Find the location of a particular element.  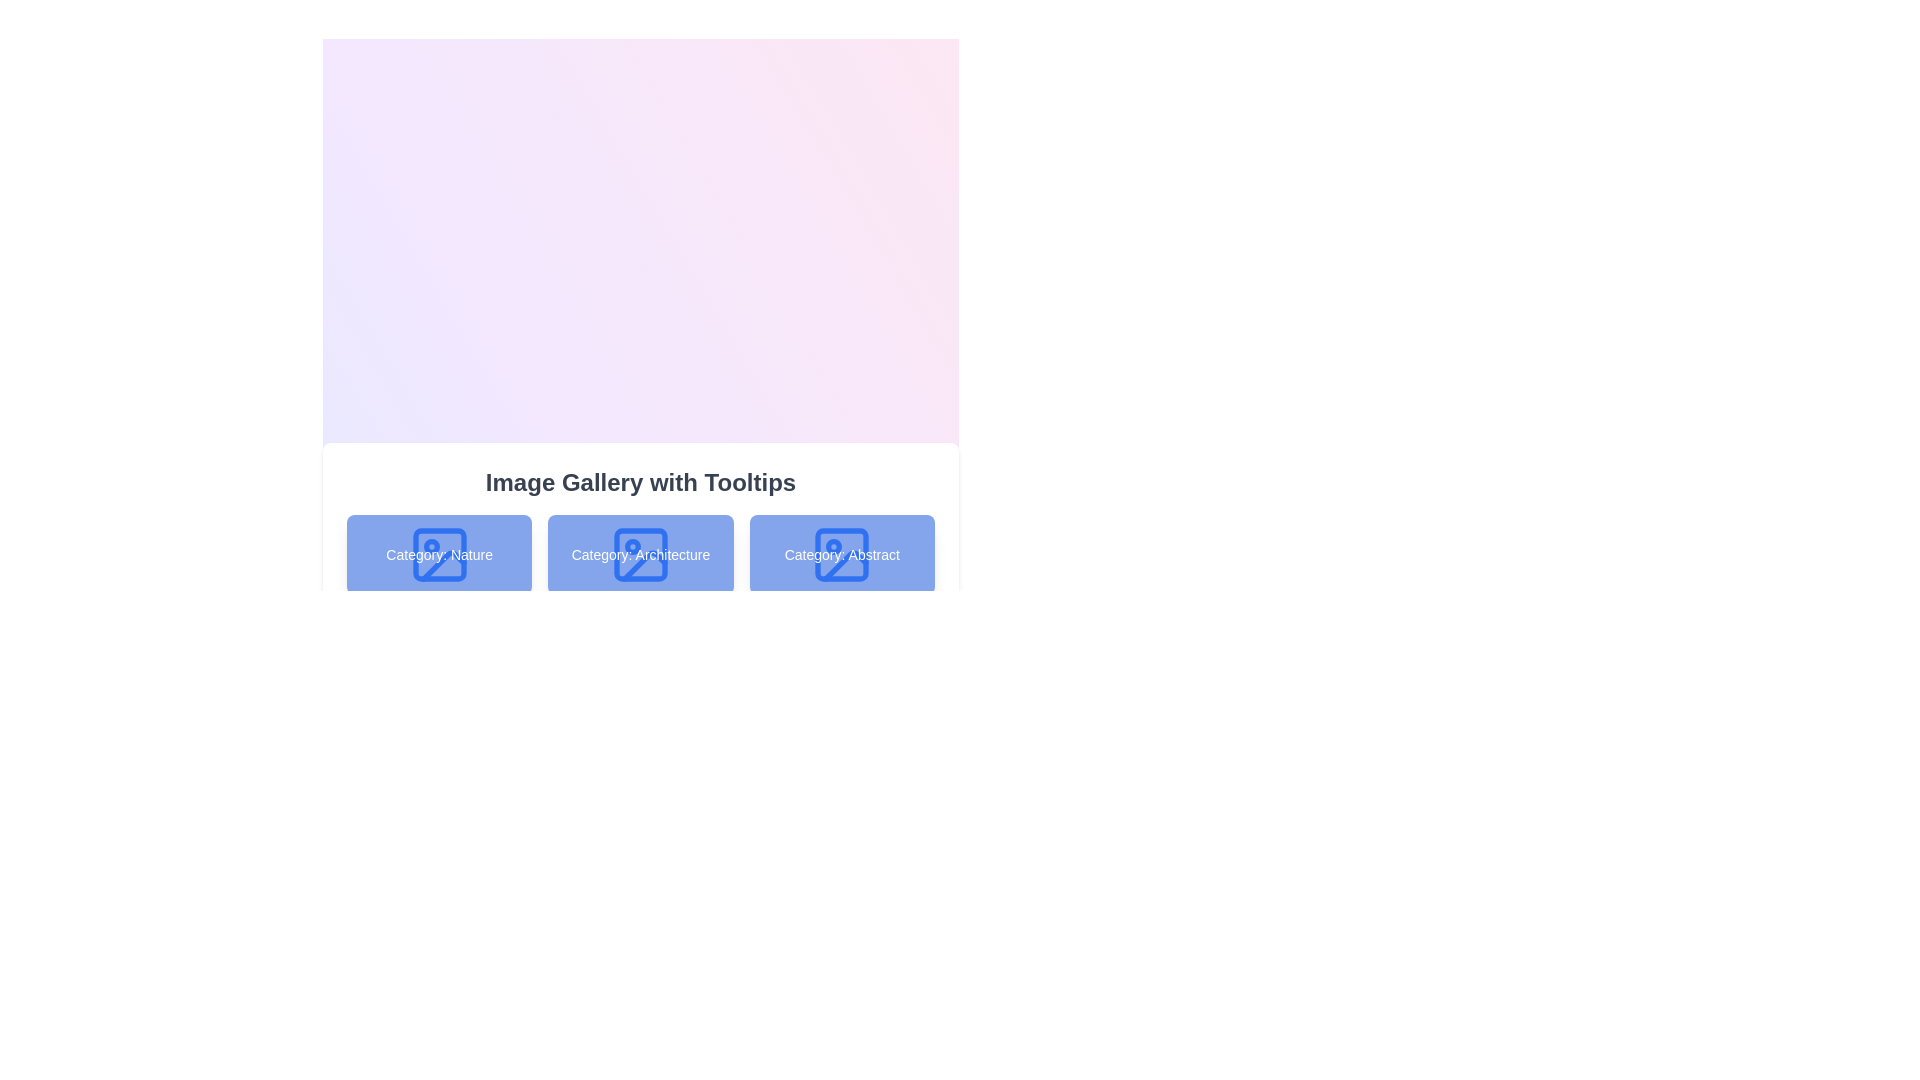

the 'Abstract' category selector card, which is the rightmost element in the first row of a three-column grid layout is located at coordinates (842, 555).